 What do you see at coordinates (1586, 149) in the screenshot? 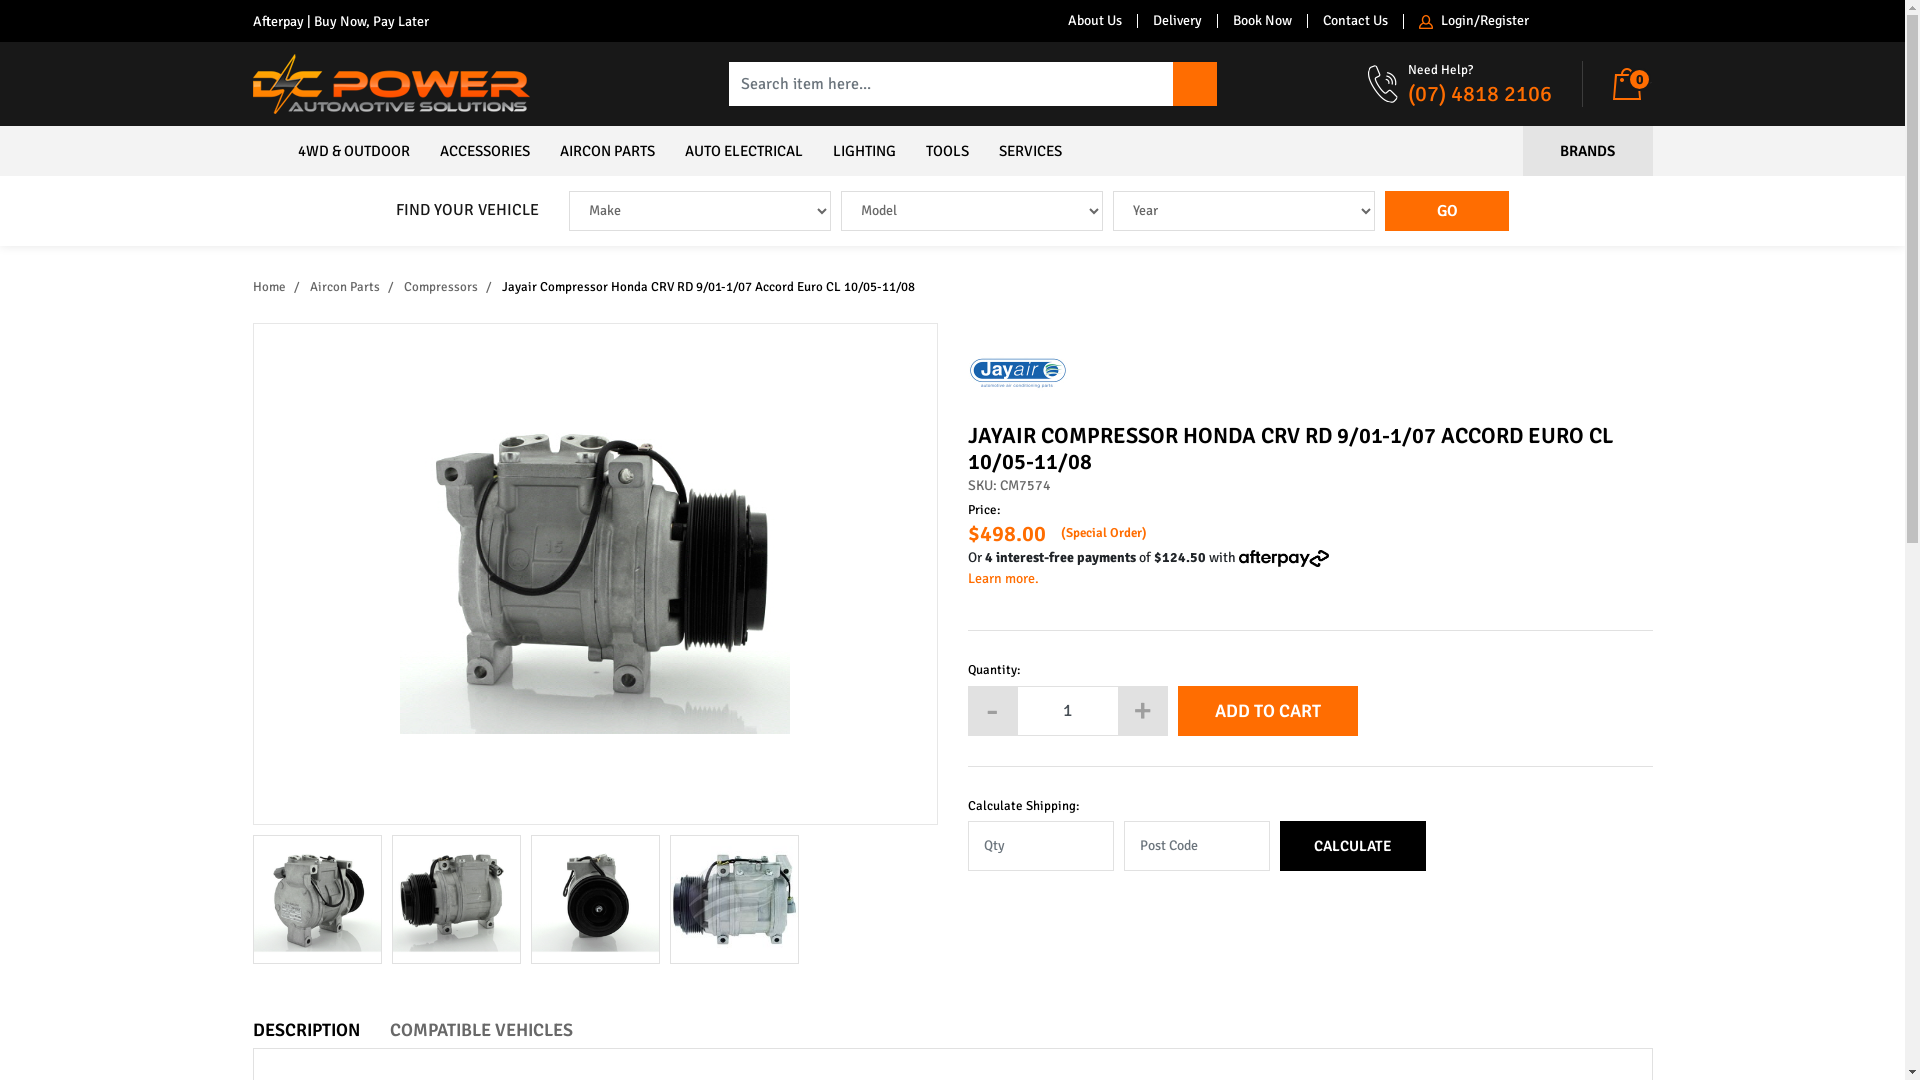
I see `'BRANDS'` at bounding box center [1586, 149].